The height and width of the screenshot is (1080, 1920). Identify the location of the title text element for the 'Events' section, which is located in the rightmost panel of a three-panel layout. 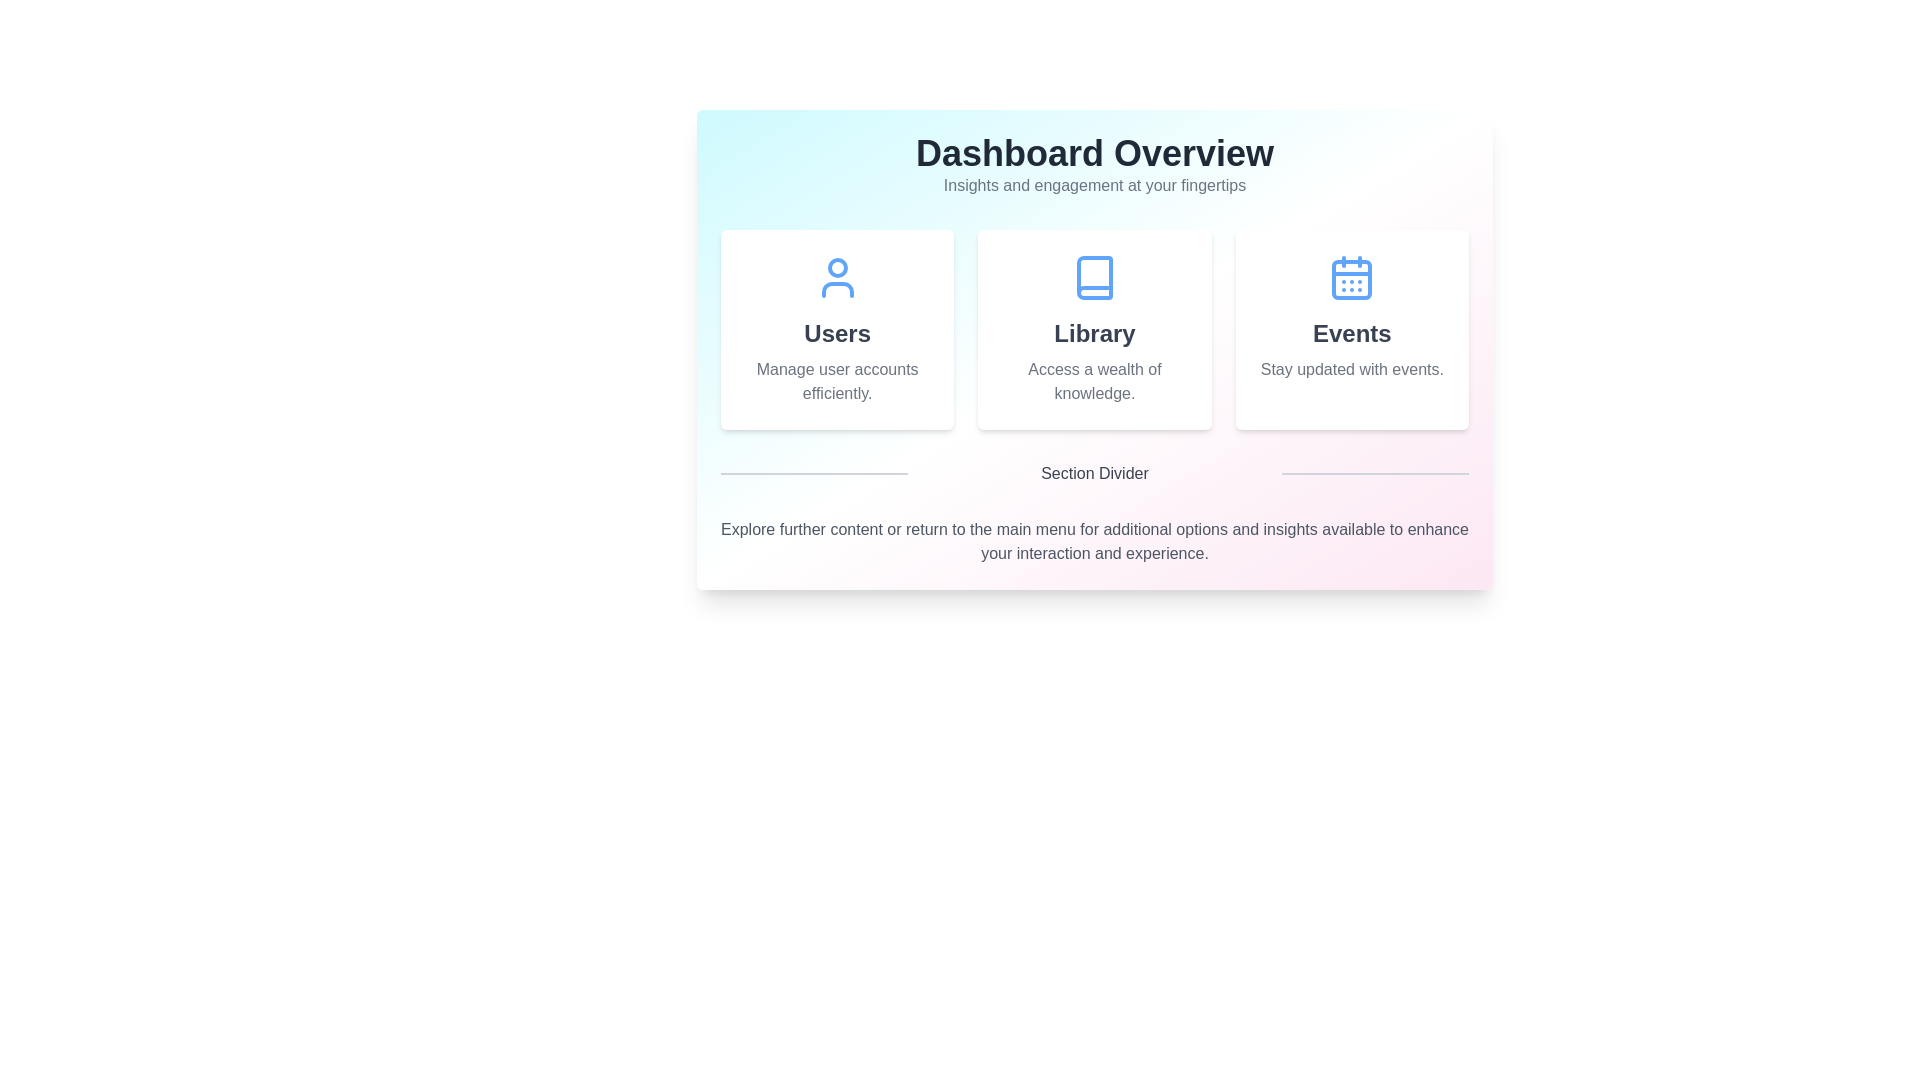
(1352, 333).